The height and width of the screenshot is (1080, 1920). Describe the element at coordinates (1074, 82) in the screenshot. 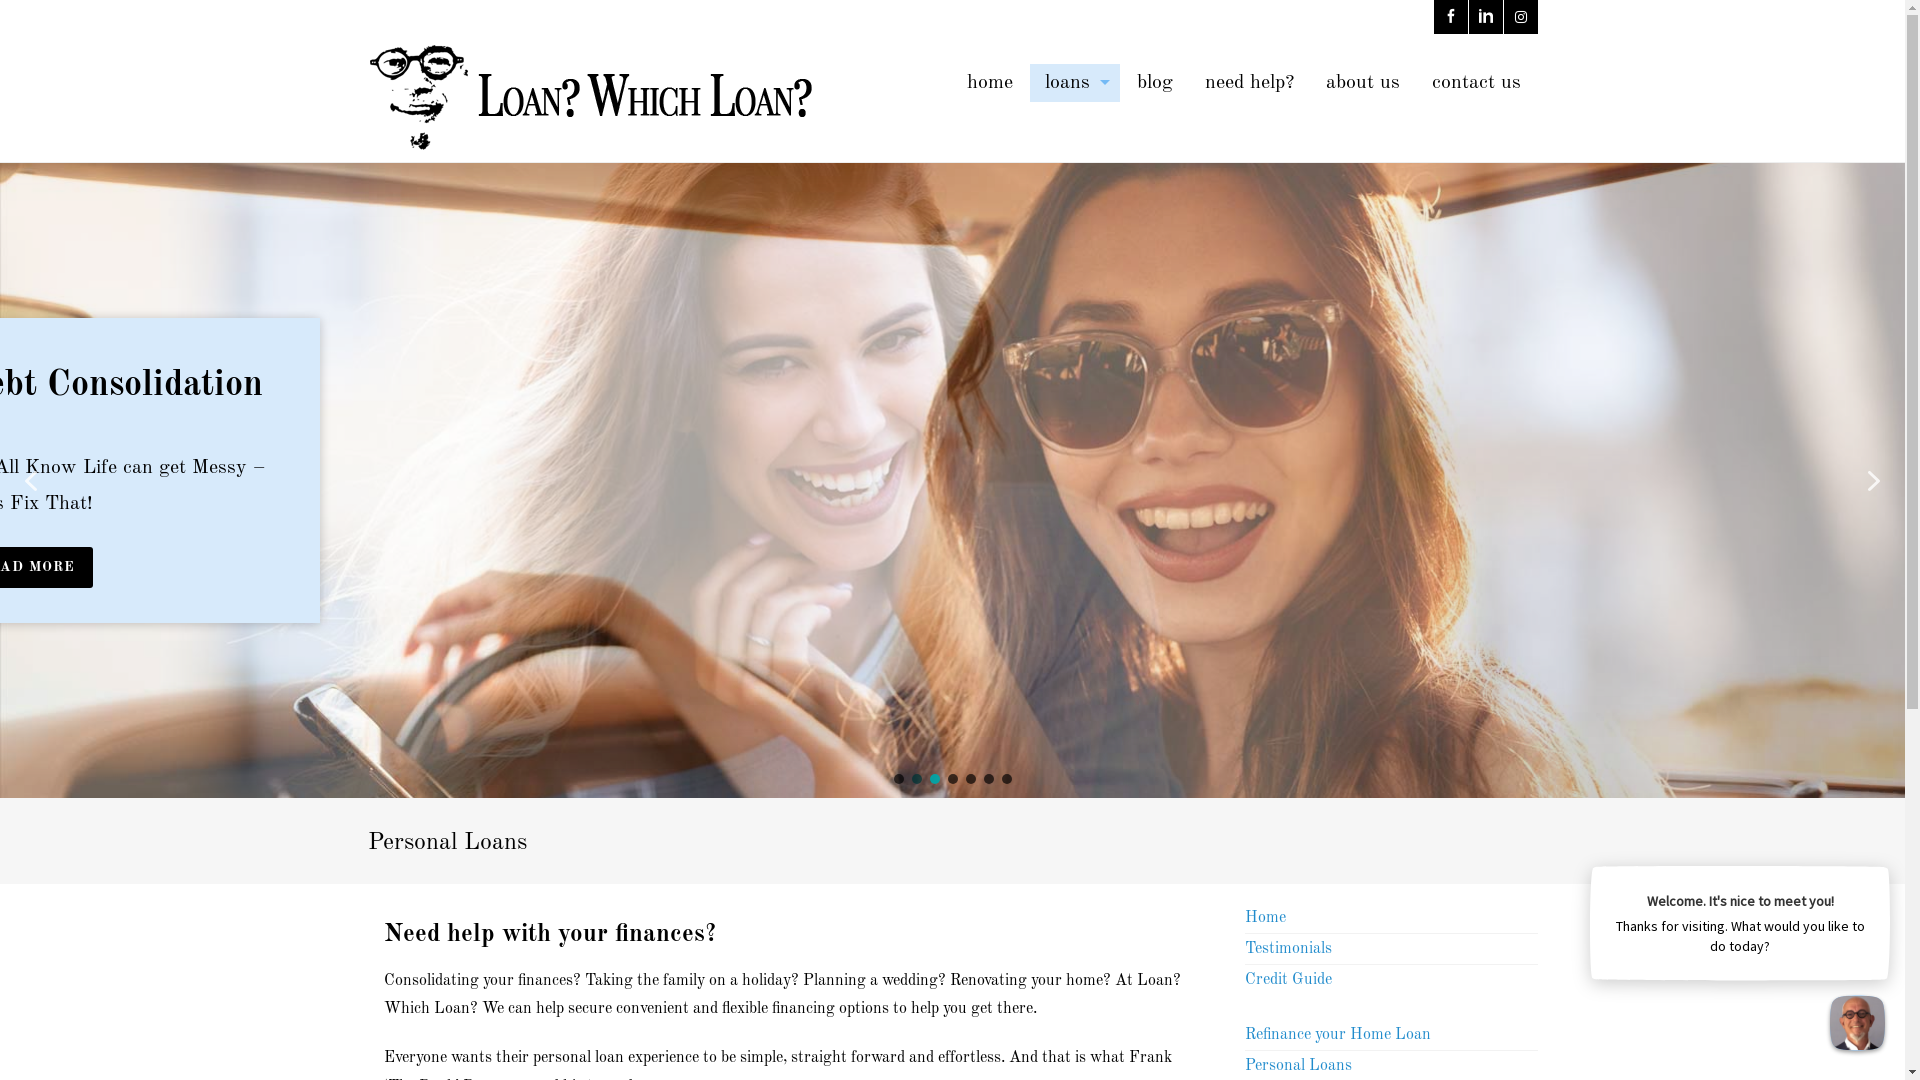

I see `'loans'` at that location.